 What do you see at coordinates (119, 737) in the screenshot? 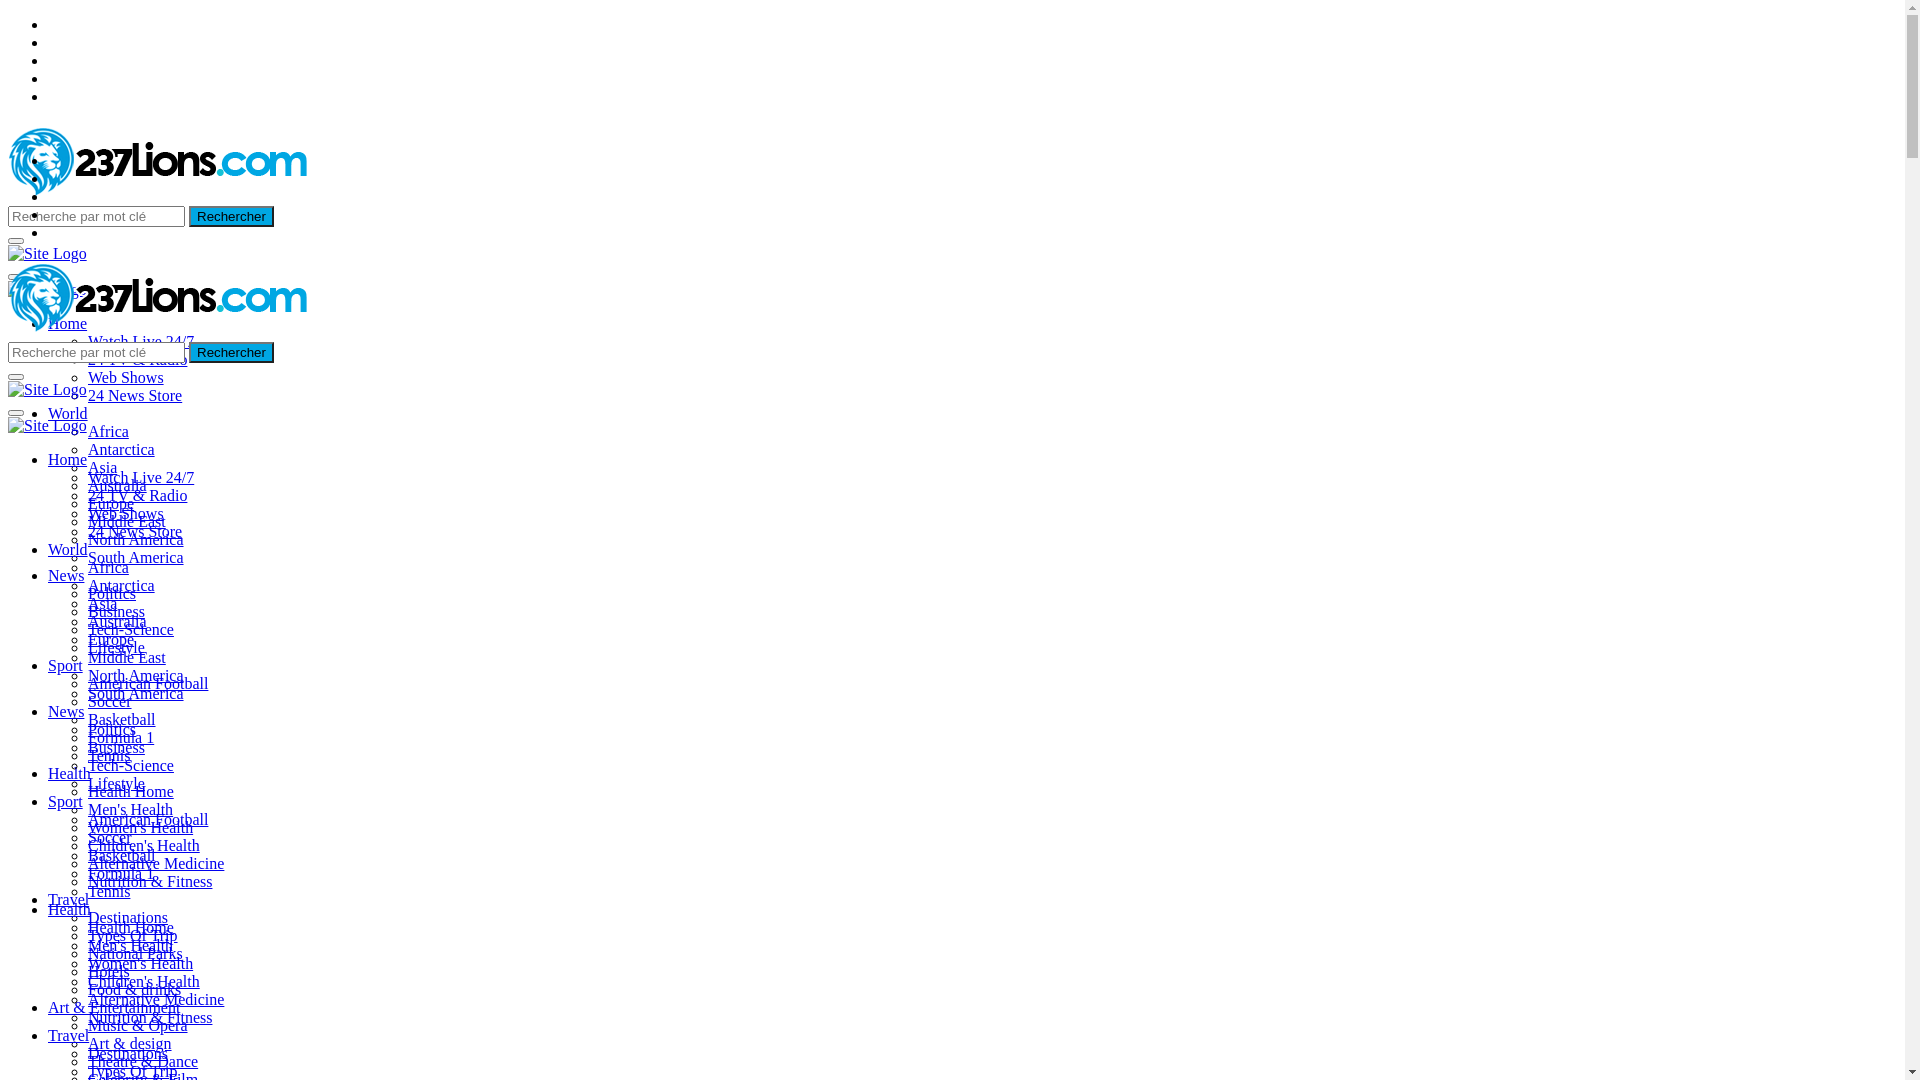
I see `'Formula 1'` at bounding box center [119, 737].